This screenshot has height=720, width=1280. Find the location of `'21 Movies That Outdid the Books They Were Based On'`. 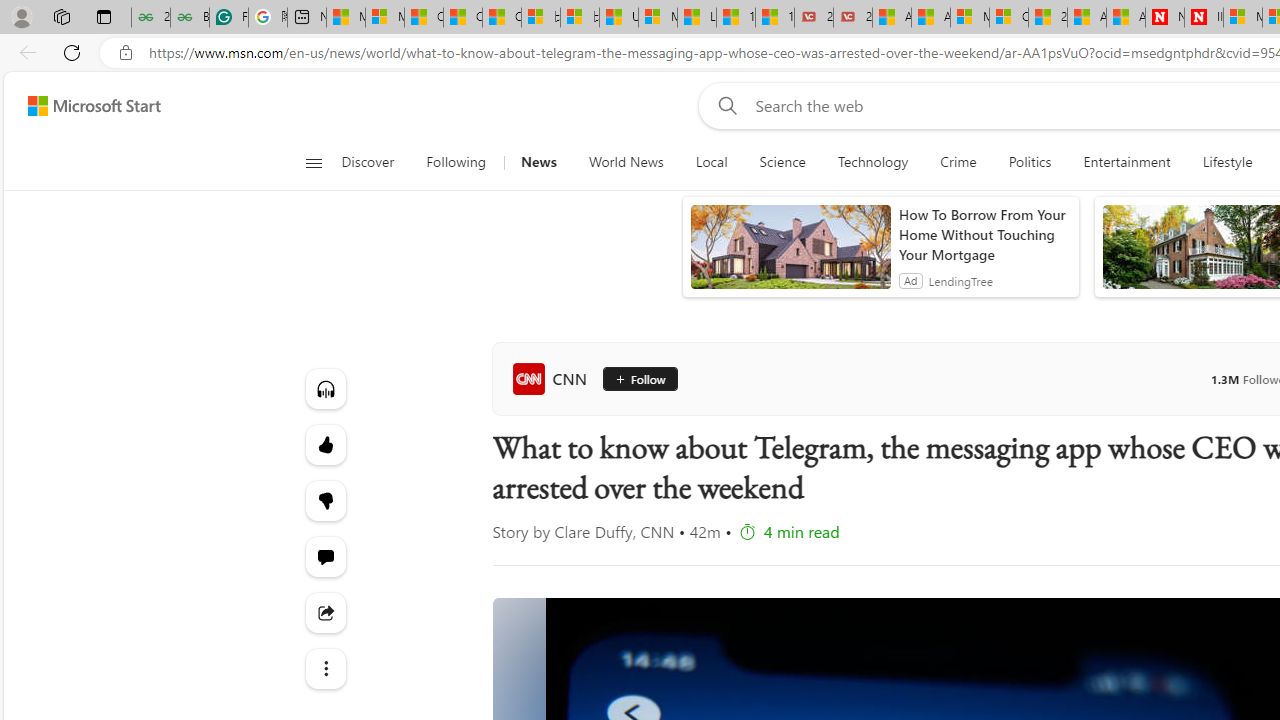

'21 Movies That Outdid the Books They Were Based On' is located at coordinates (853, 17).